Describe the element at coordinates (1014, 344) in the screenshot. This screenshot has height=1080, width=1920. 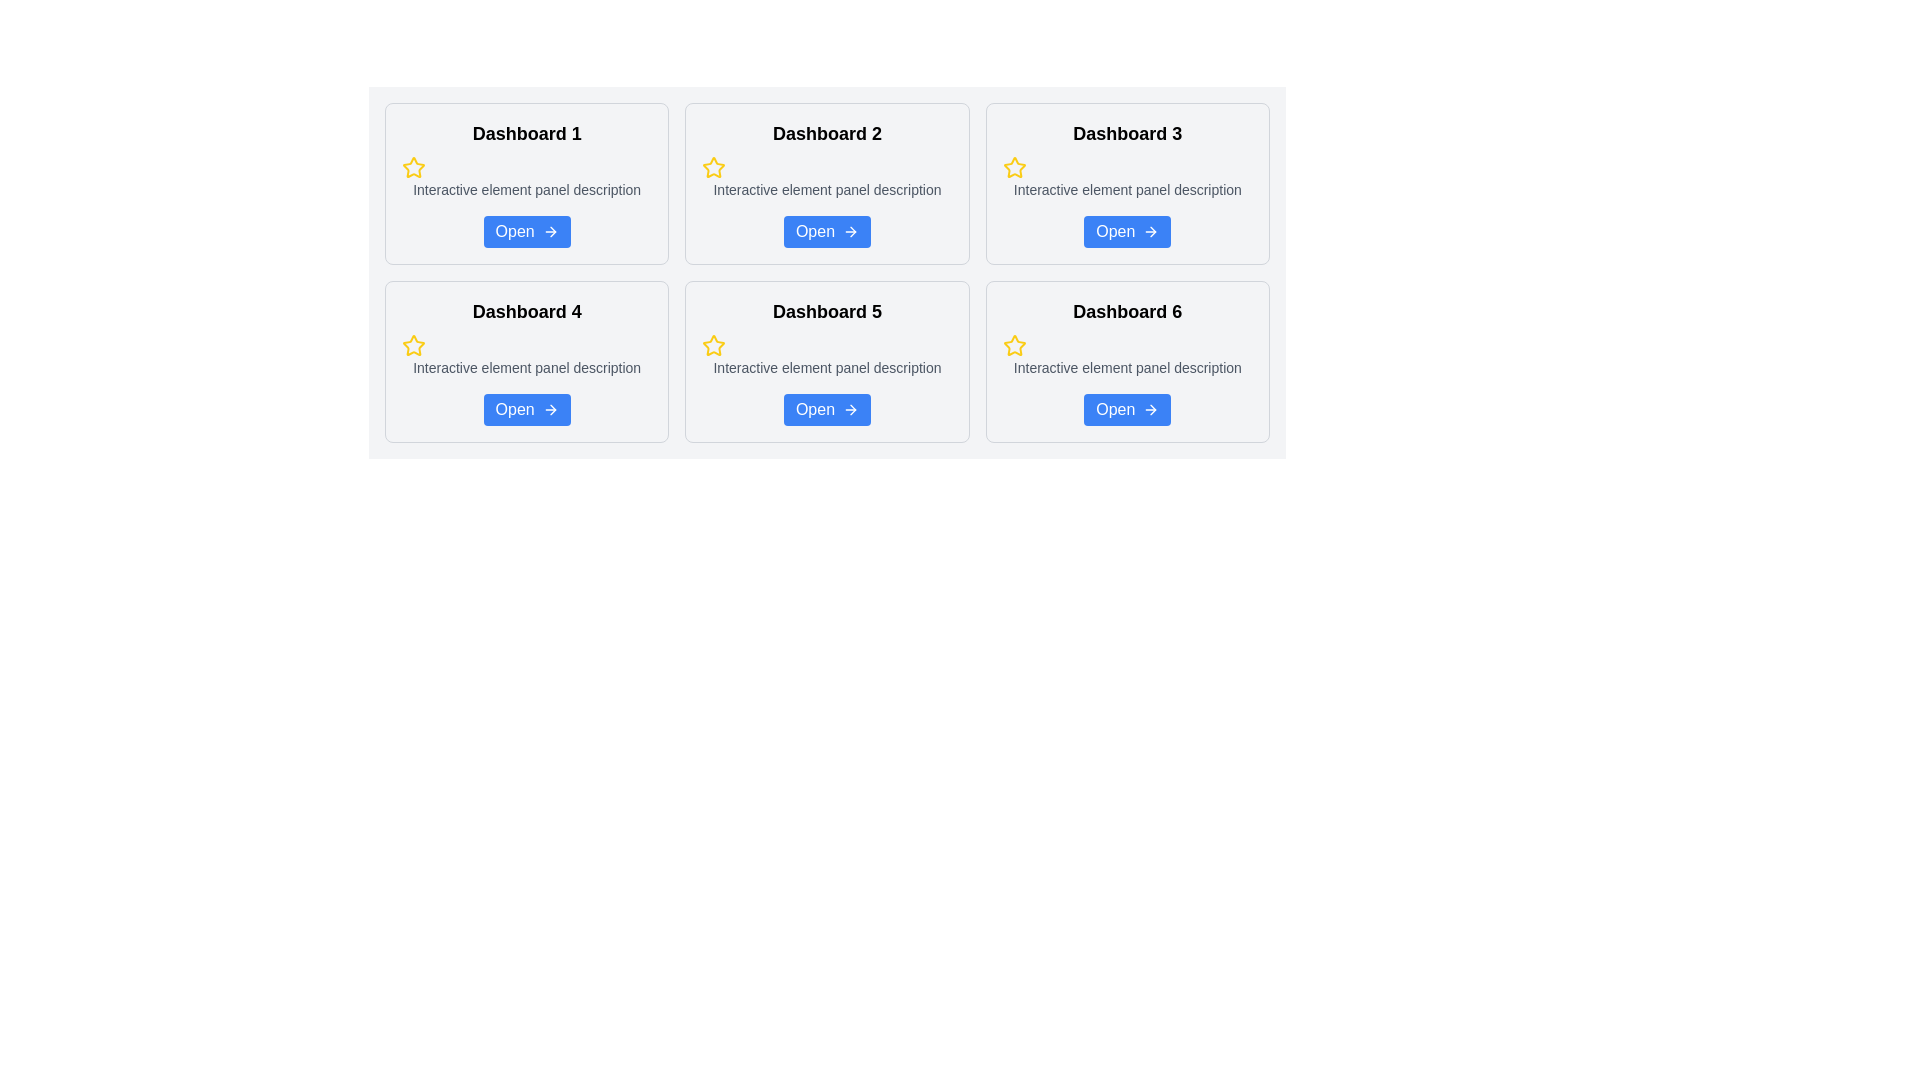
I see `the star-shaped icon outlined in yellow located in the second row and third column of the grid layout under 'Dashboard 6' to mark or favorite the associated panel` at that location.